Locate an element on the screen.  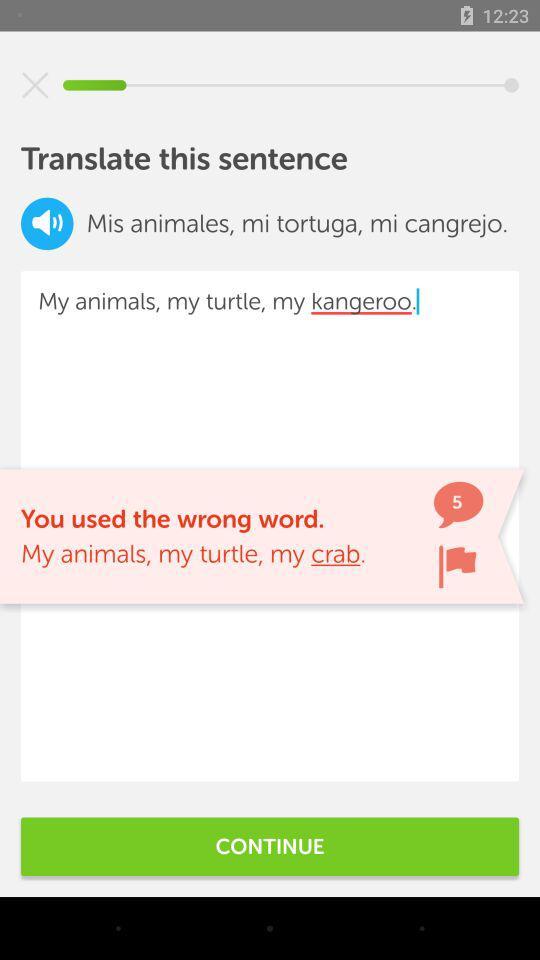
the star icon is located at coordinates (35, 85).